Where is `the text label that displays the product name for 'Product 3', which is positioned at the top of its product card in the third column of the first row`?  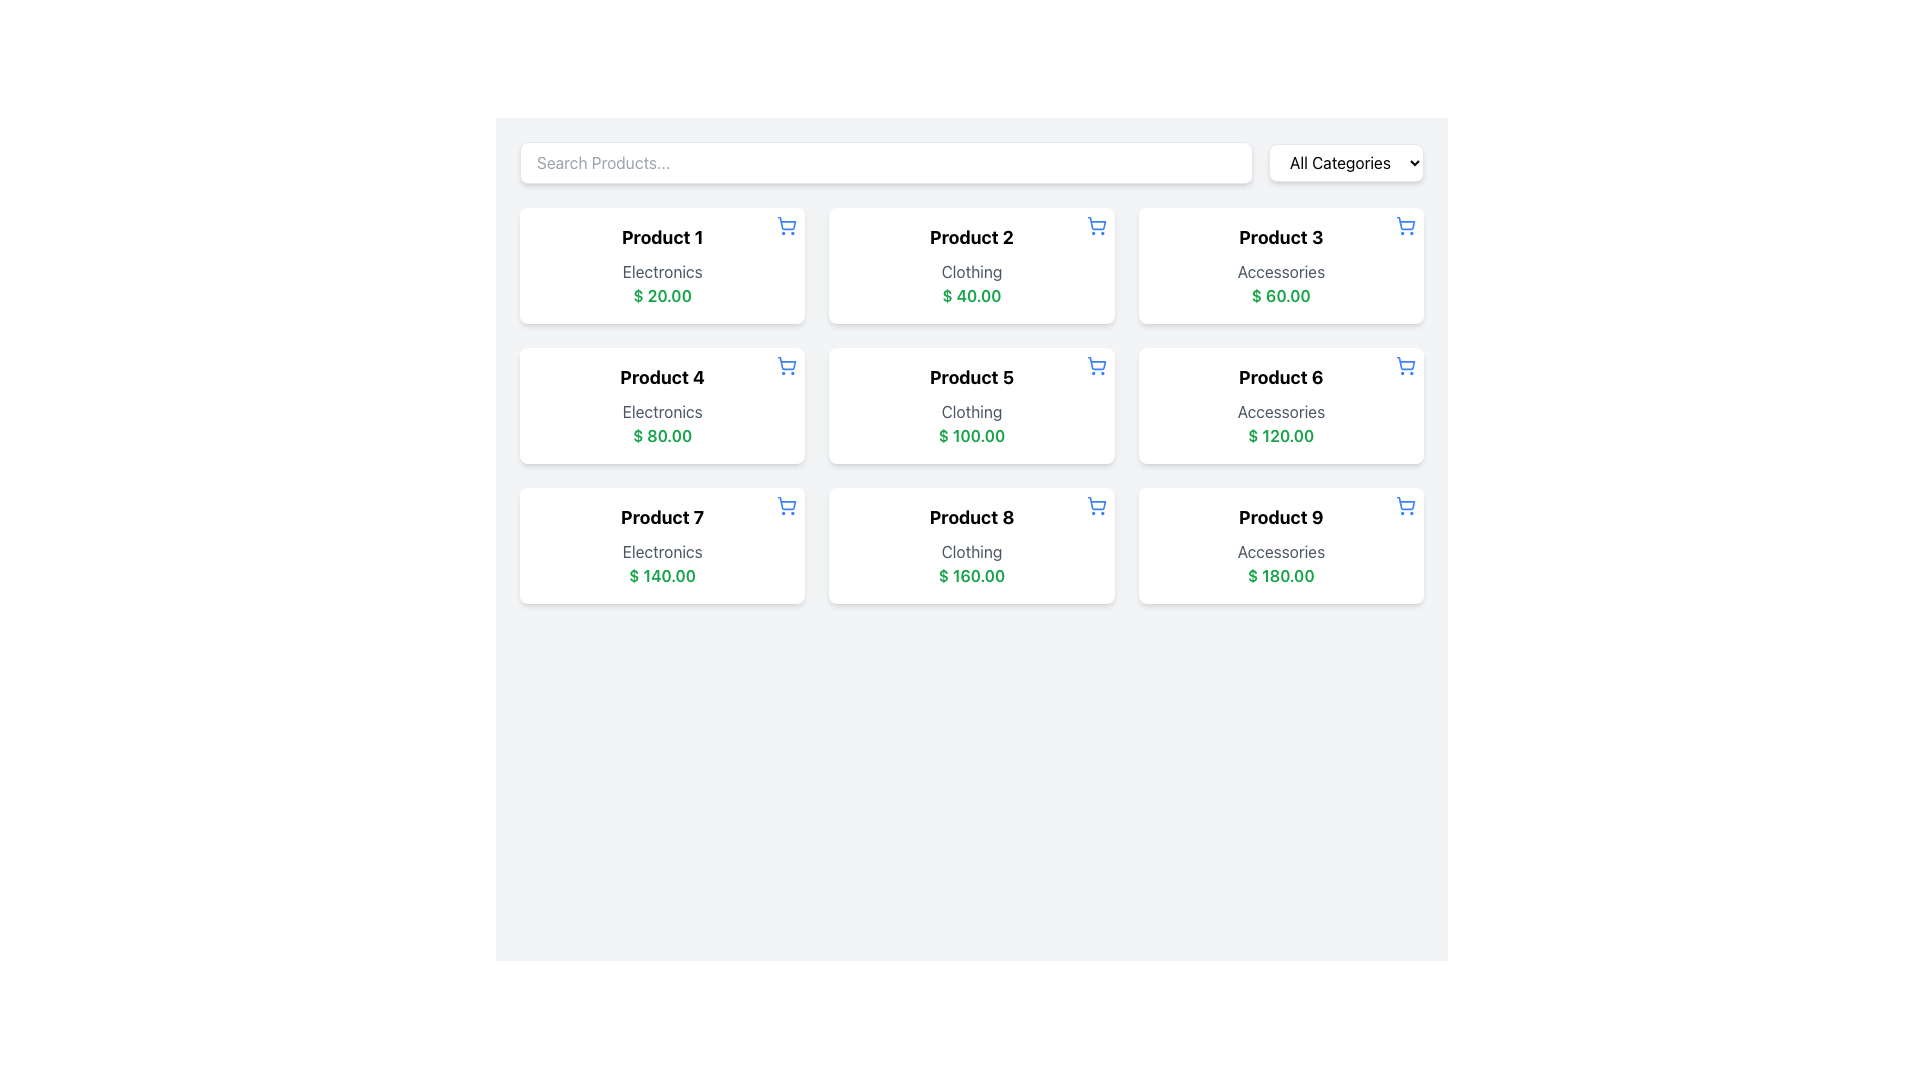 the text label that displays the product name for 'Product 3', which is positioned at the top of its product card in the third column of the first row is located at coordinates (1281, 237).